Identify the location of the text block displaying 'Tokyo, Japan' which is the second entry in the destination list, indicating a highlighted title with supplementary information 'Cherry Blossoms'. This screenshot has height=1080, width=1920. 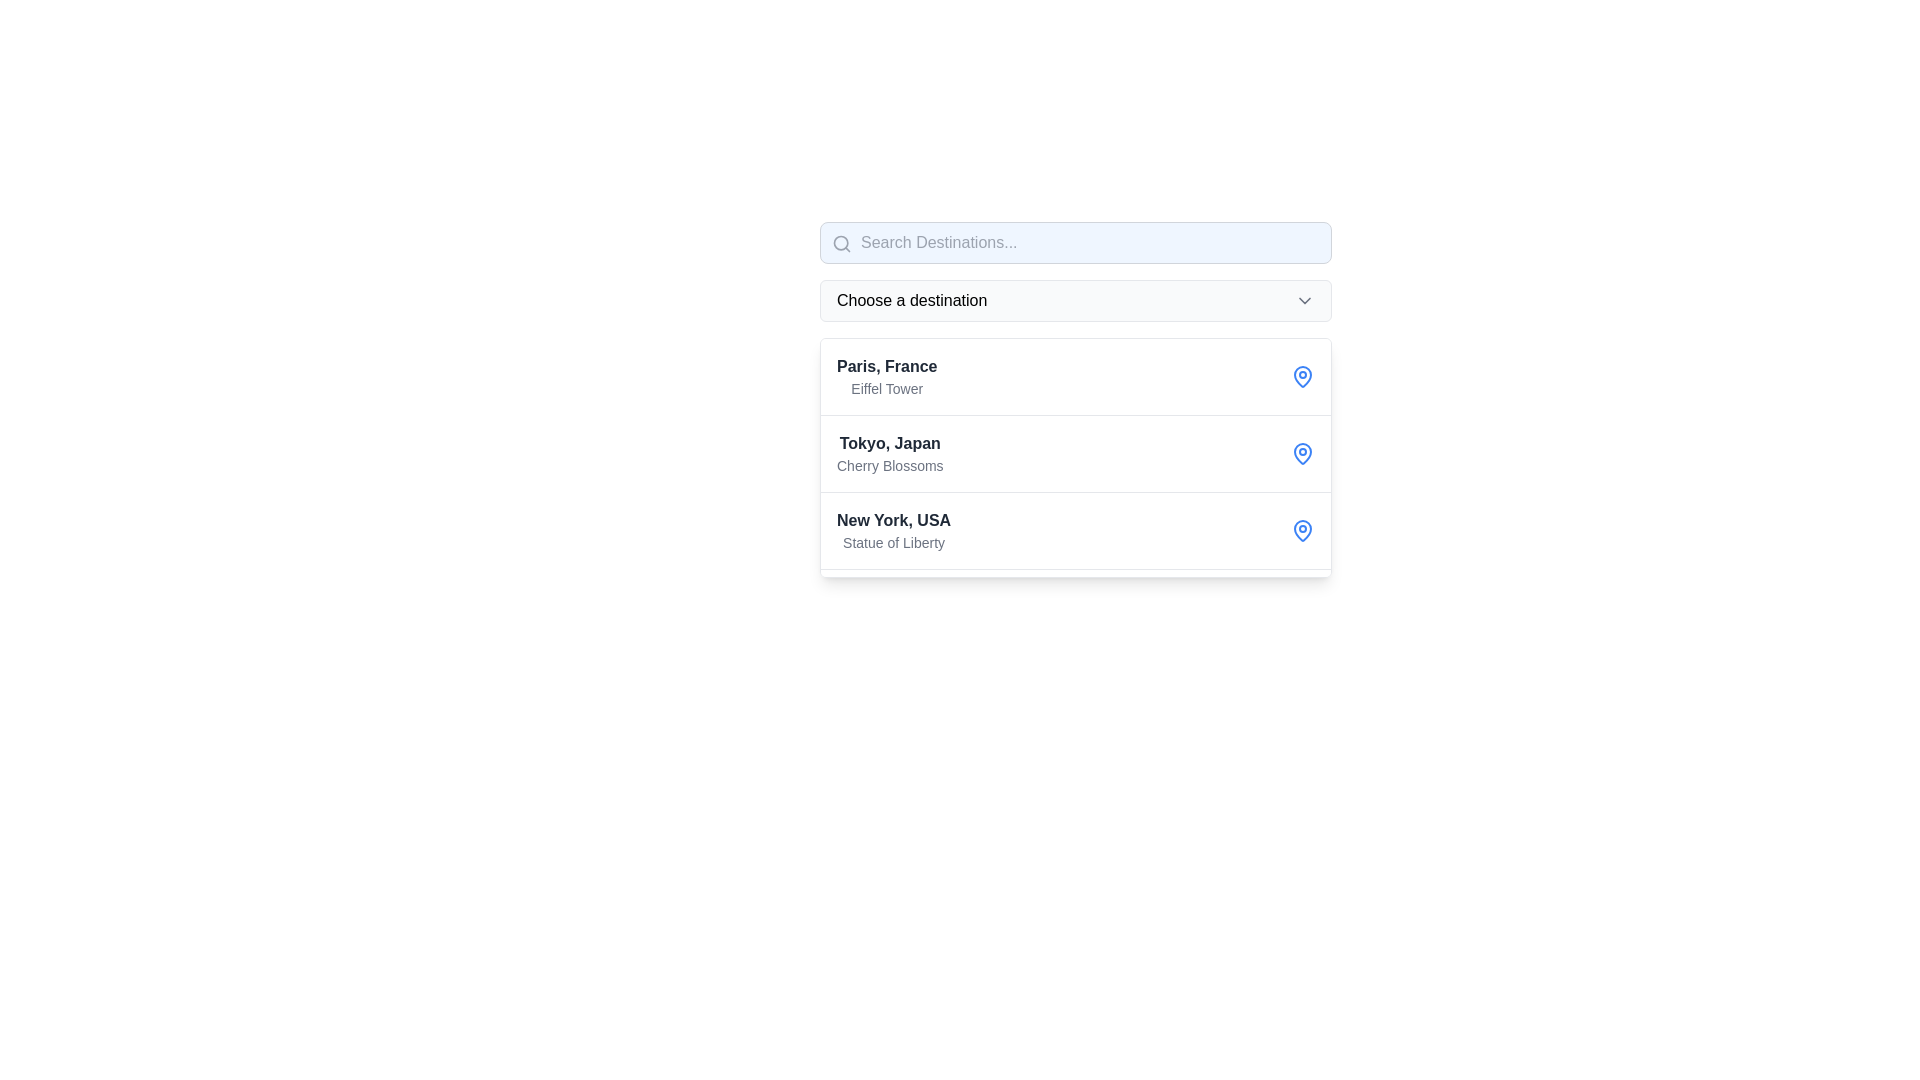
(889, 454).